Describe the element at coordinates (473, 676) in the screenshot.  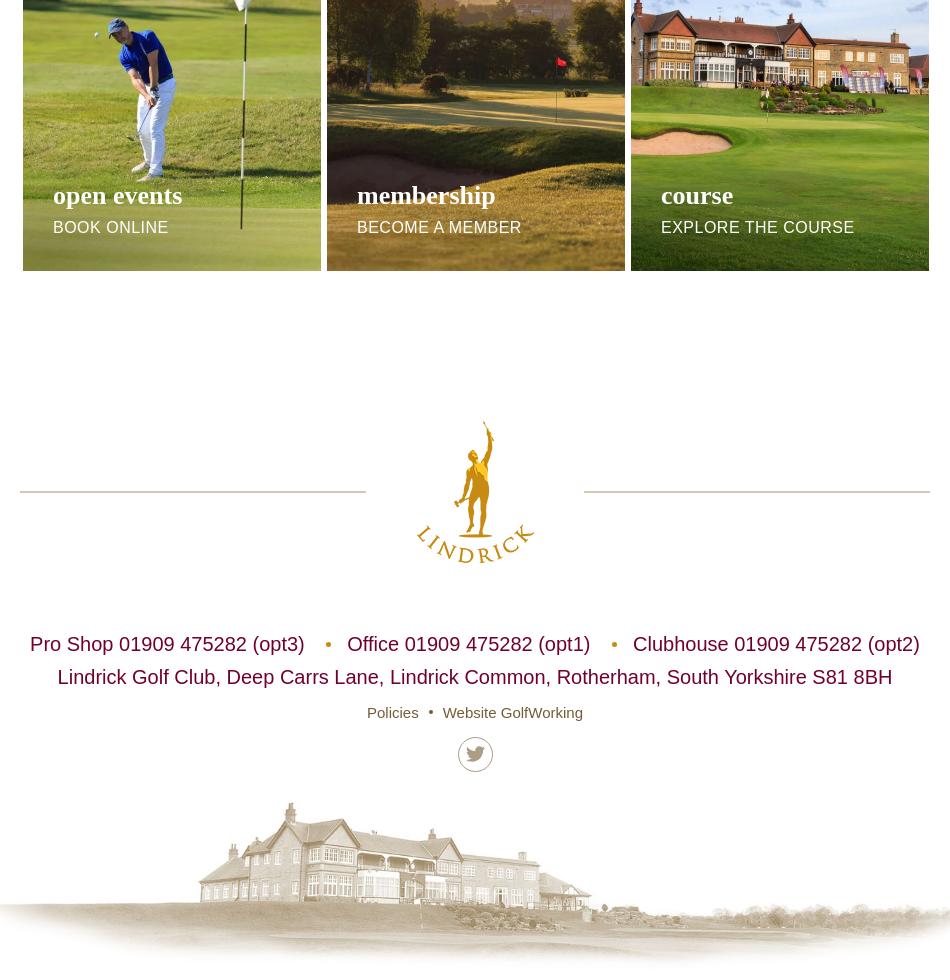
I see `'Lindrick Golf Club, Deep Carrs Lane, Lindrick Common, Rotherham, South Yorkshire S81 8BH'` at that location.